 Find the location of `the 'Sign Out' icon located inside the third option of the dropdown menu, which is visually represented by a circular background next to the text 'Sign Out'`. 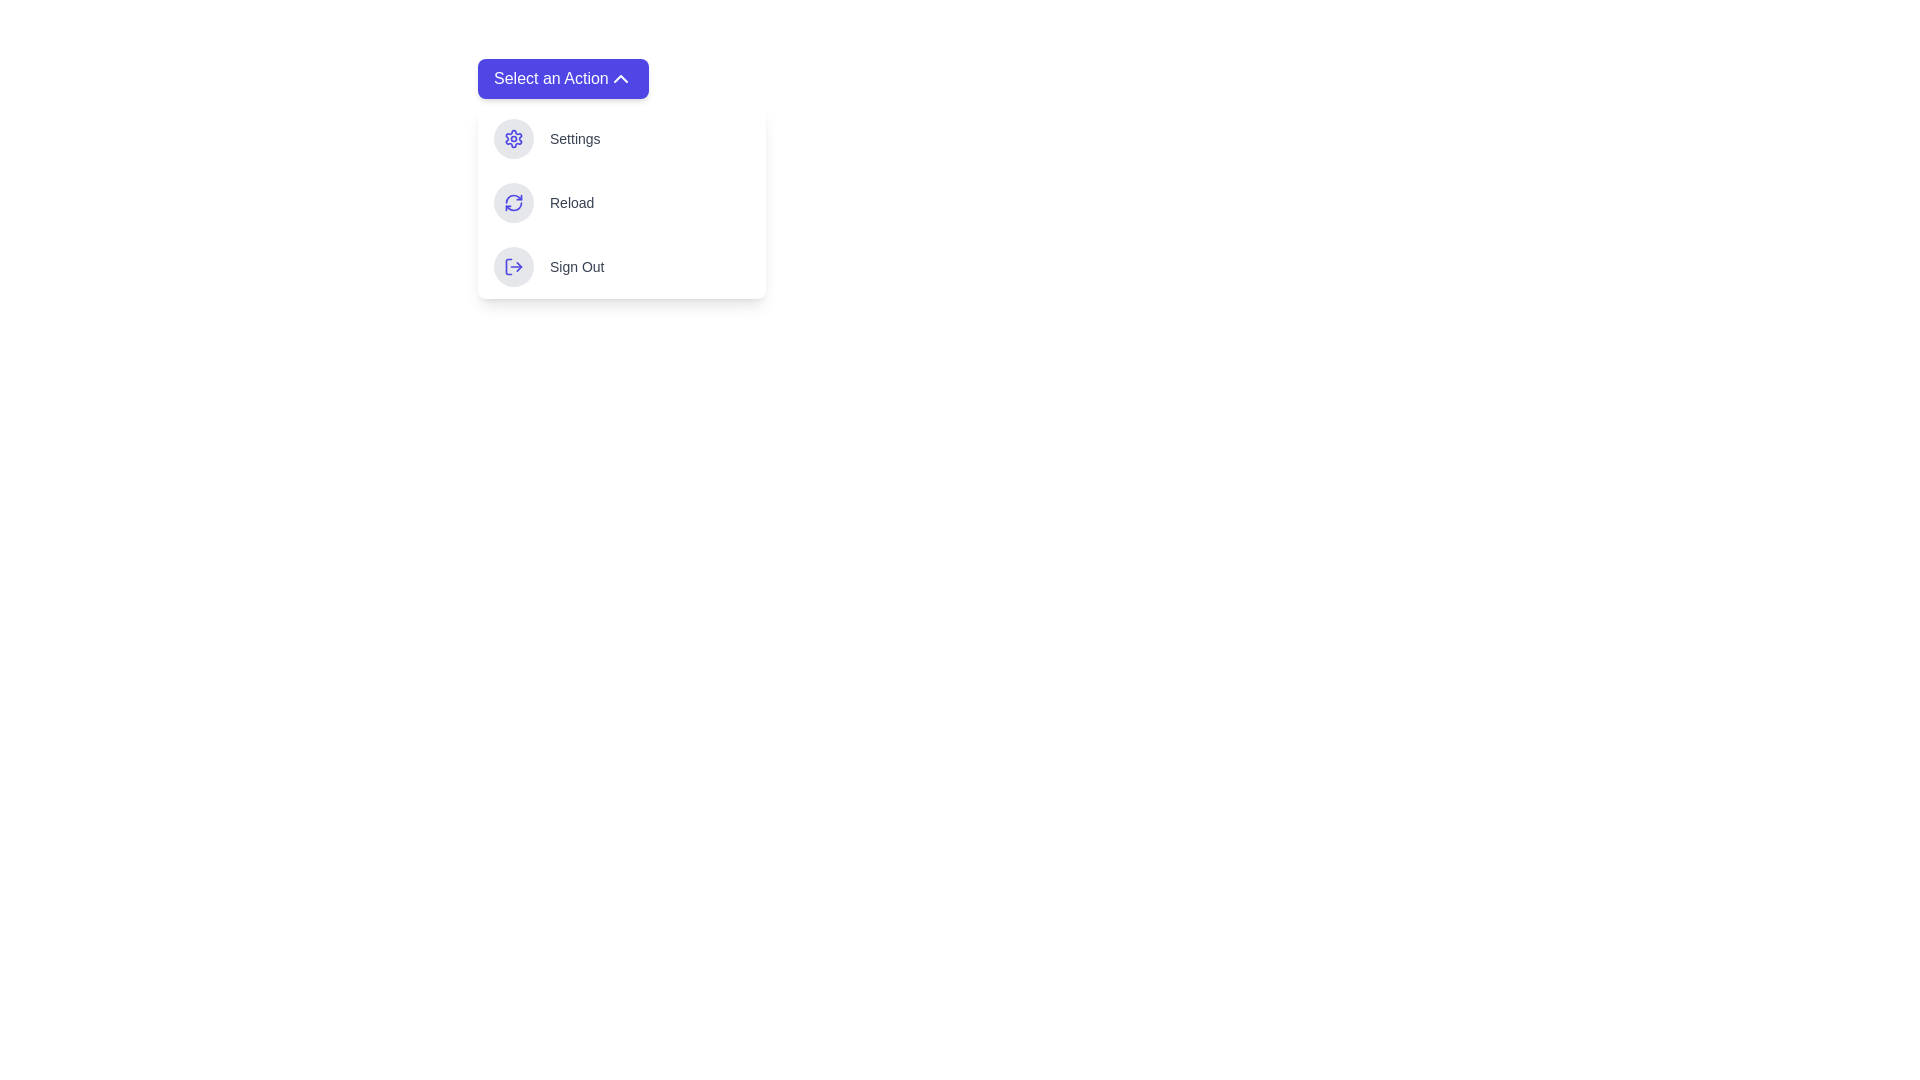

the 'Sign Out' icon located inside the third option of the dropdown menu, which is visually represented by a circular background next to the text 'Sign Out' is located at coordinates (513, 265).